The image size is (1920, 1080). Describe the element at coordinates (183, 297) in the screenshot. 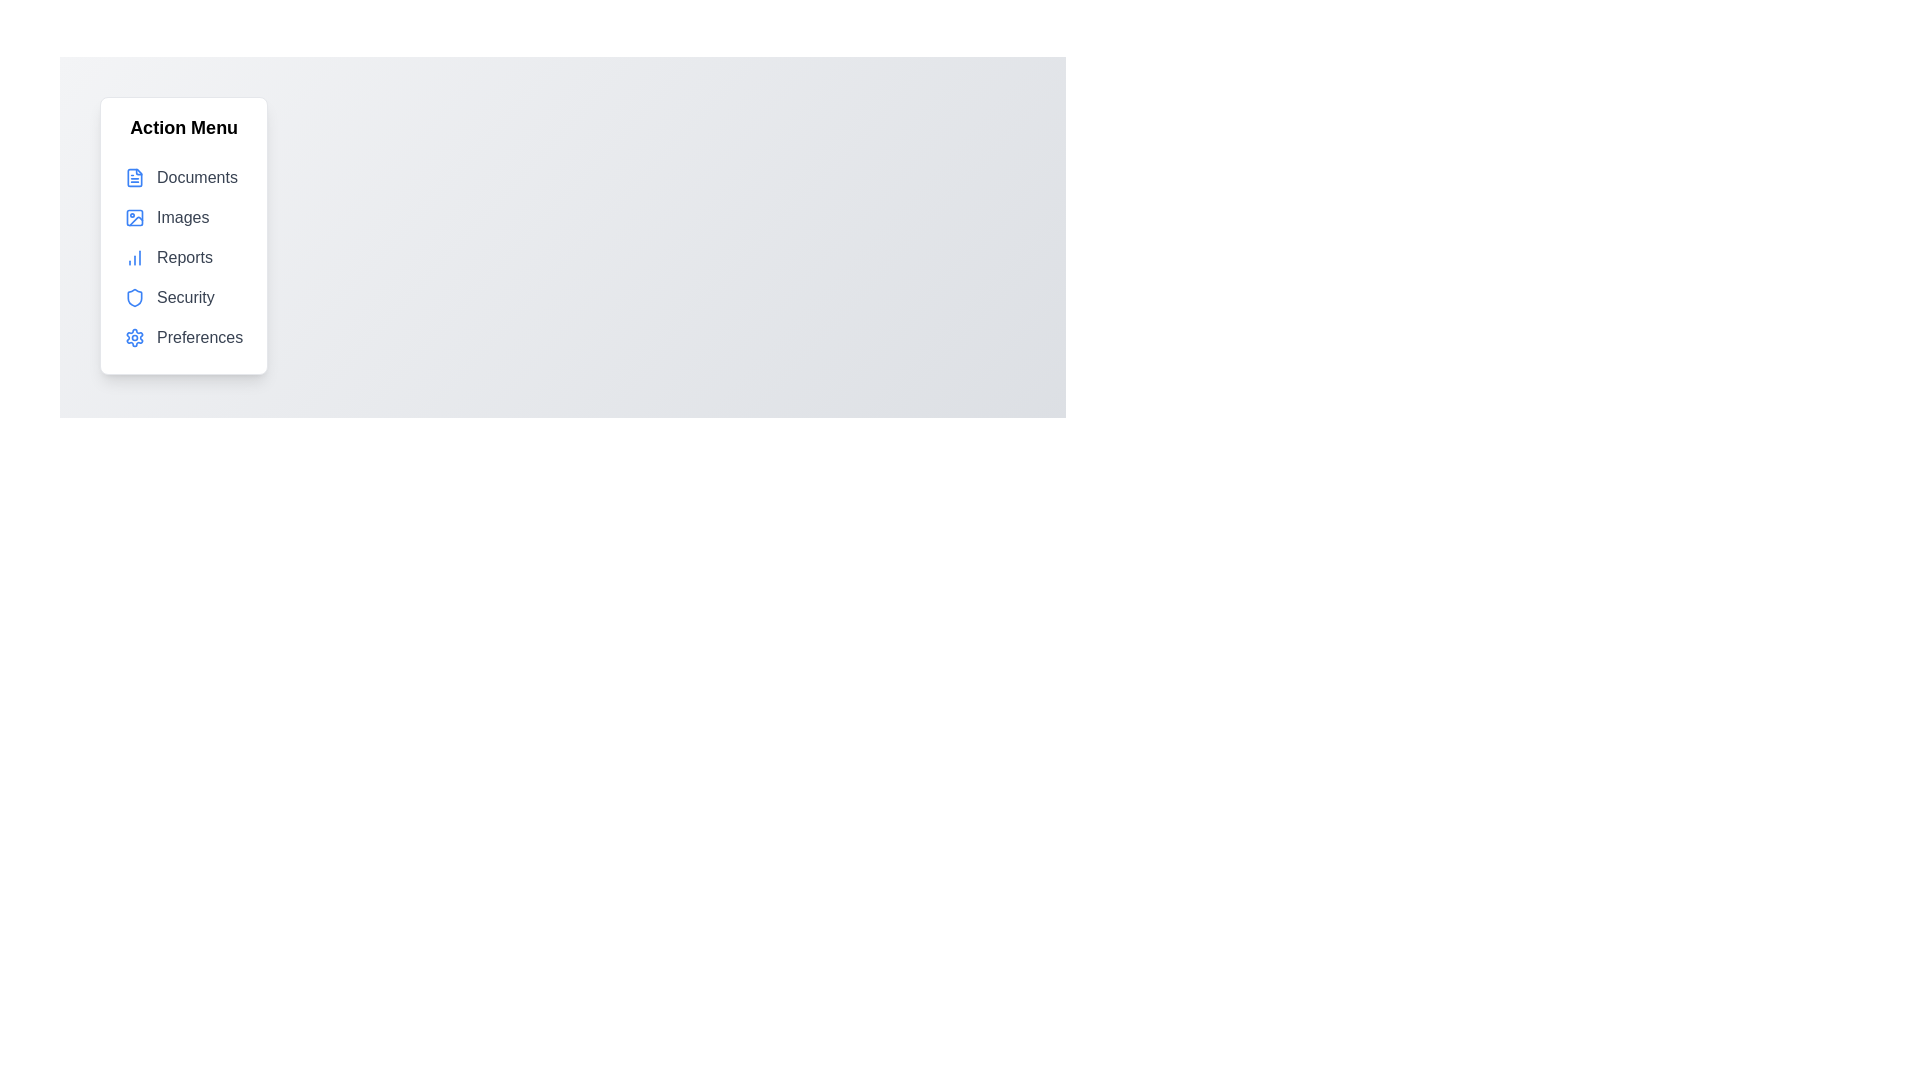

I see `the menu item labeled Security` at that location.